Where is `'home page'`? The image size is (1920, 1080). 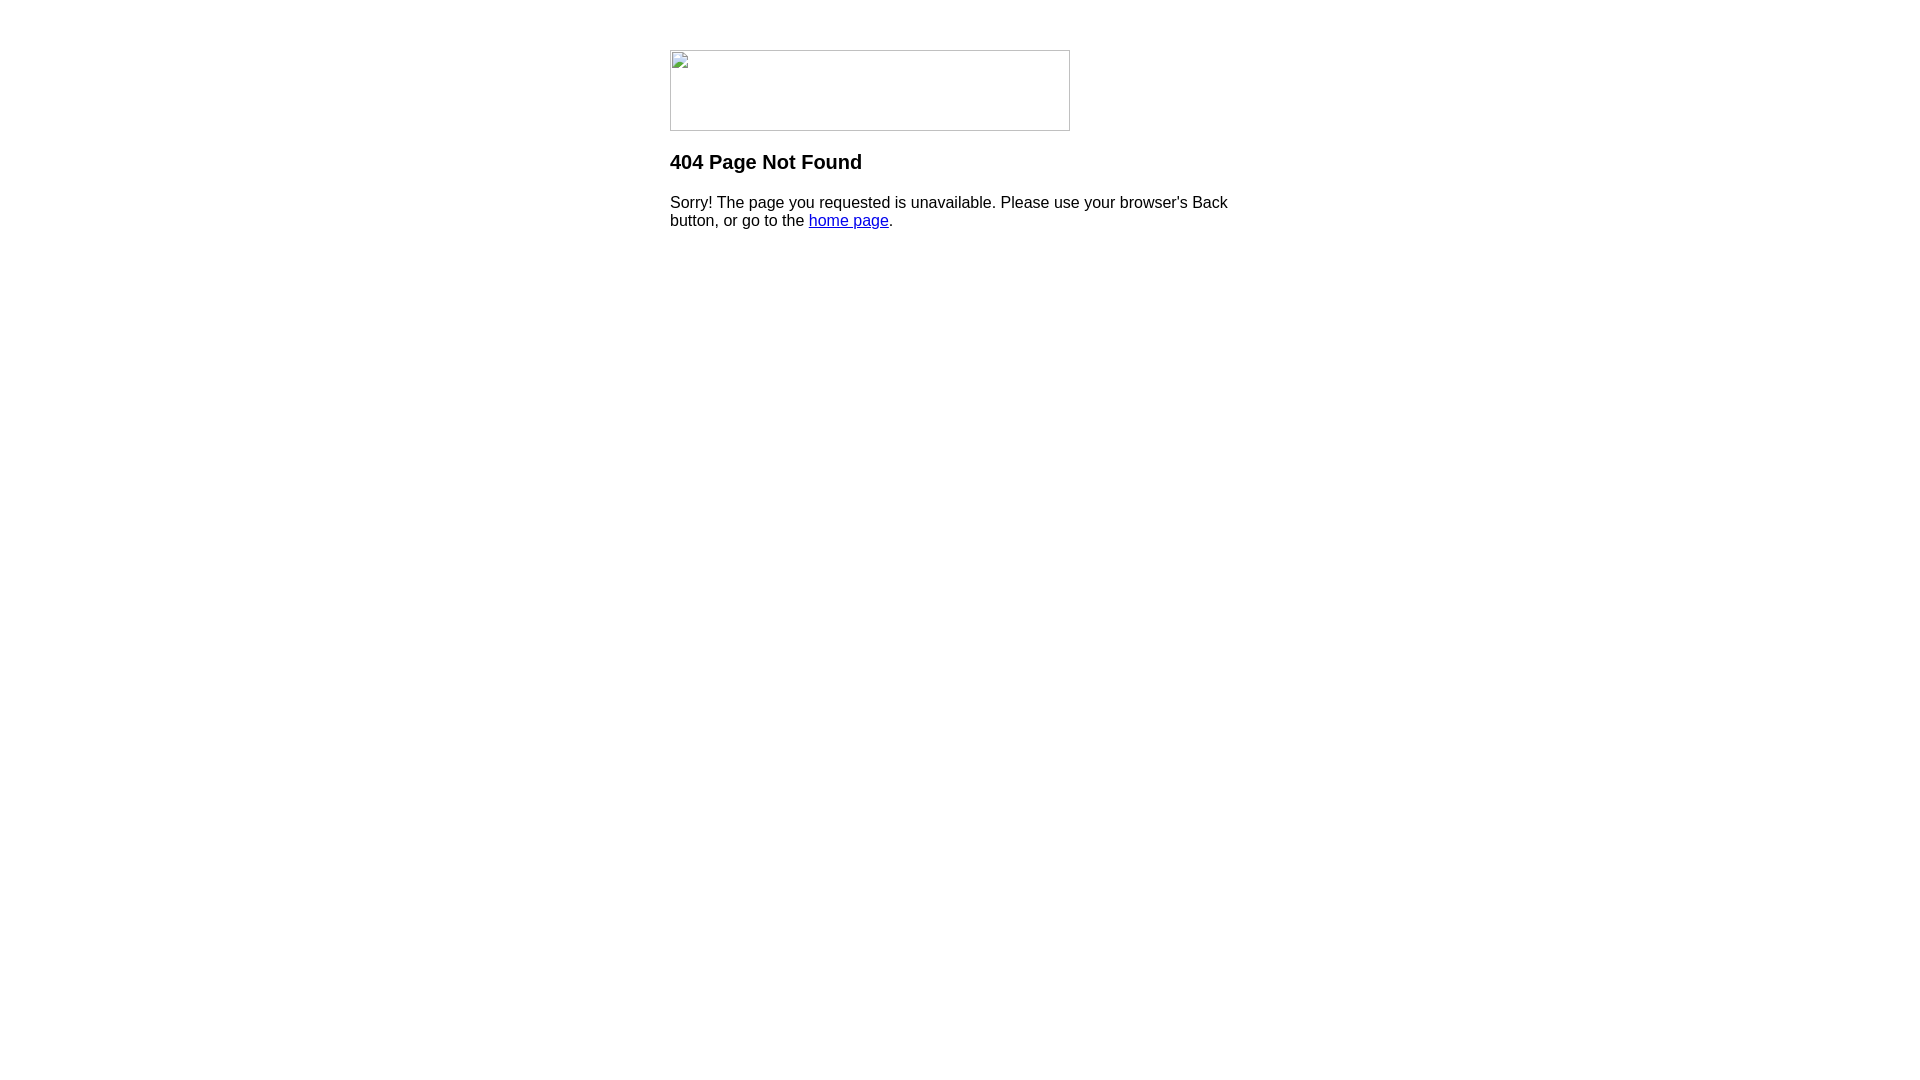 'home page' is located at coordinates (849, 220).